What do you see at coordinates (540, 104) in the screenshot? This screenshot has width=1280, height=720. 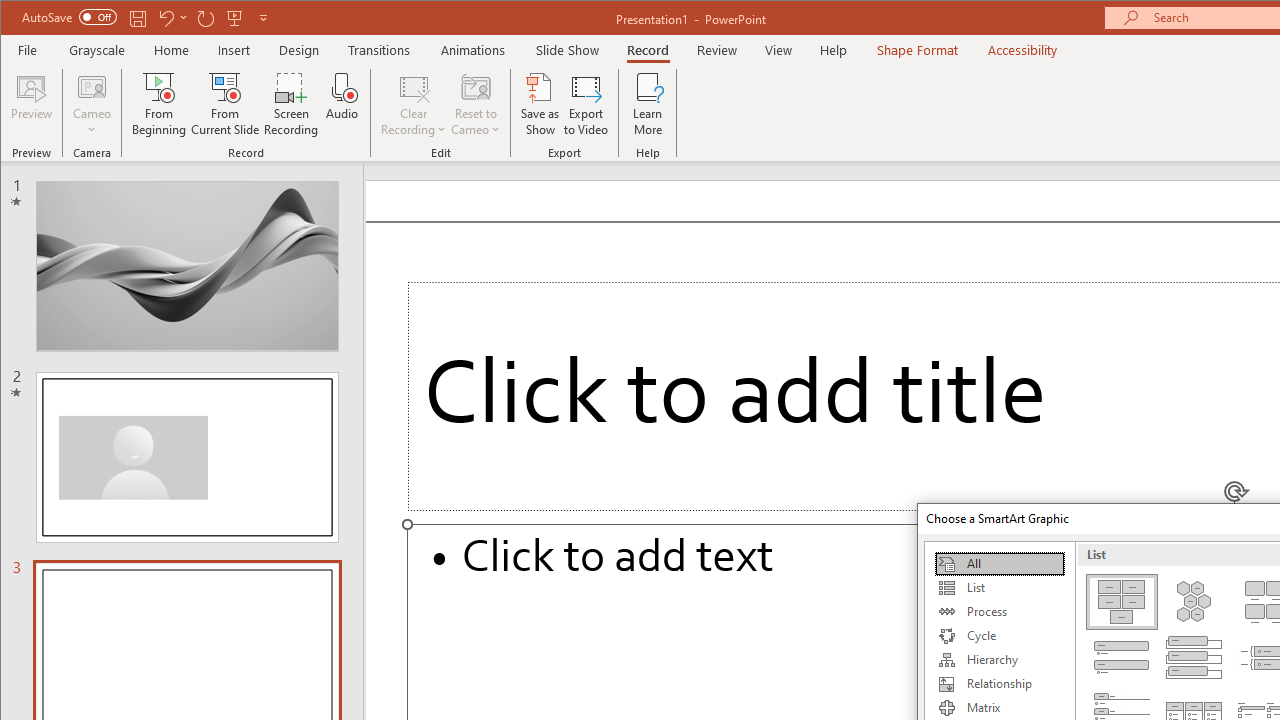 I see `'Save as Show'` at bounding box center [540, 104].